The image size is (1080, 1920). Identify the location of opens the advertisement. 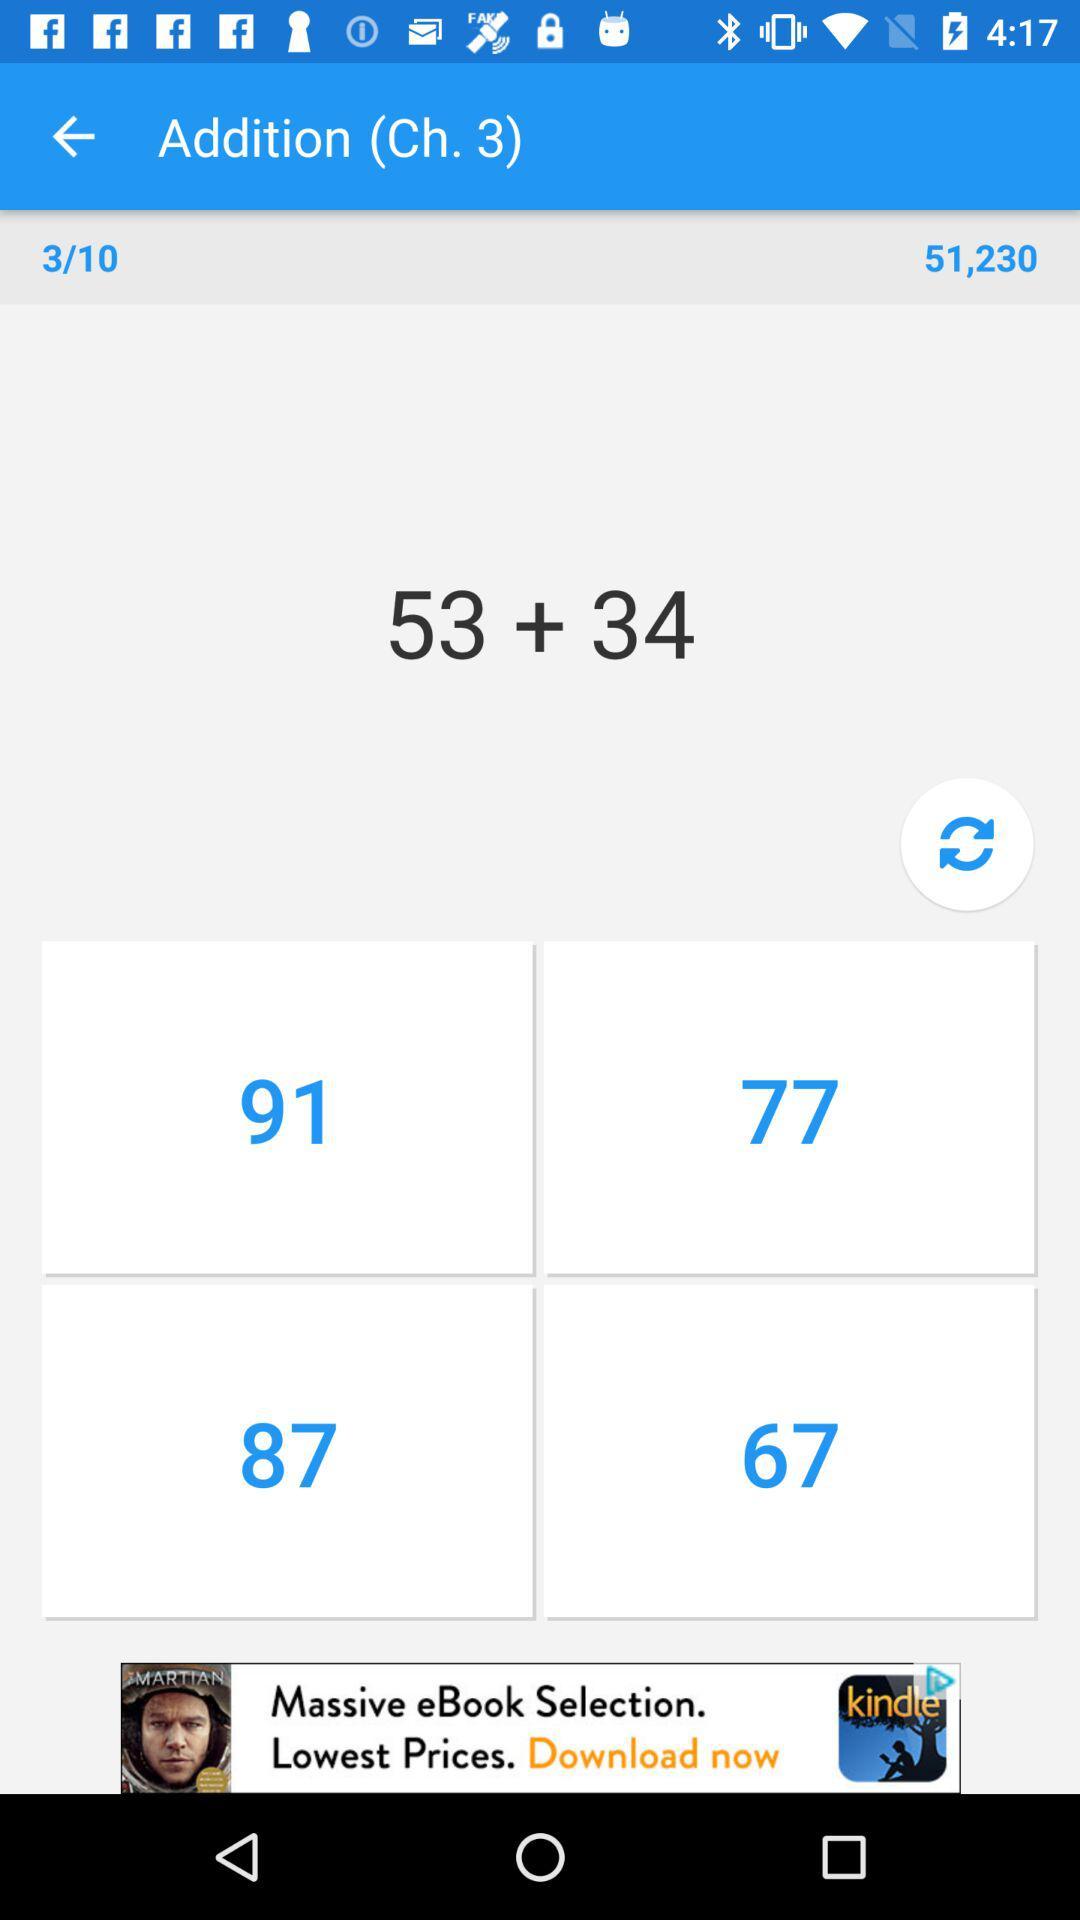
(540, 1727).